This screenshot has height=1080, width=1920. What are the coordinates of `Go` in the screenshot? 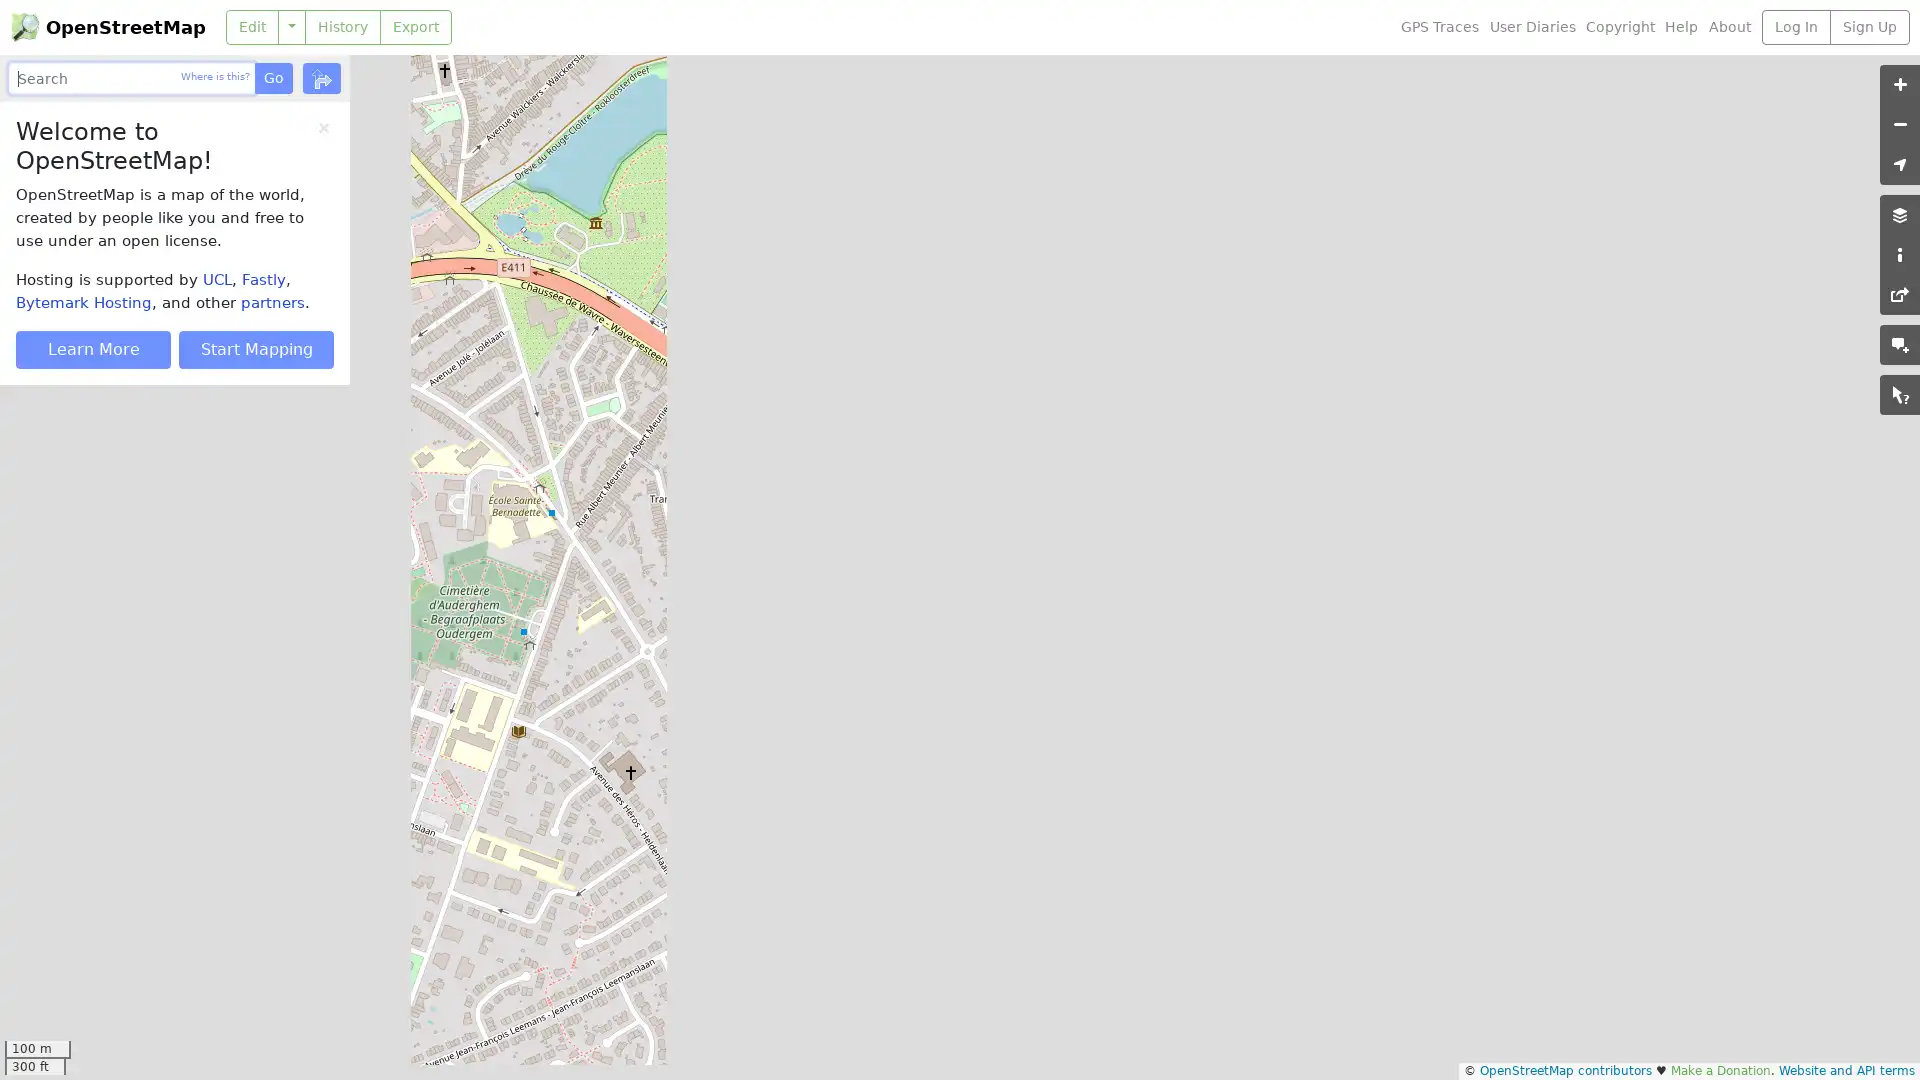 It's located at (272, 77).